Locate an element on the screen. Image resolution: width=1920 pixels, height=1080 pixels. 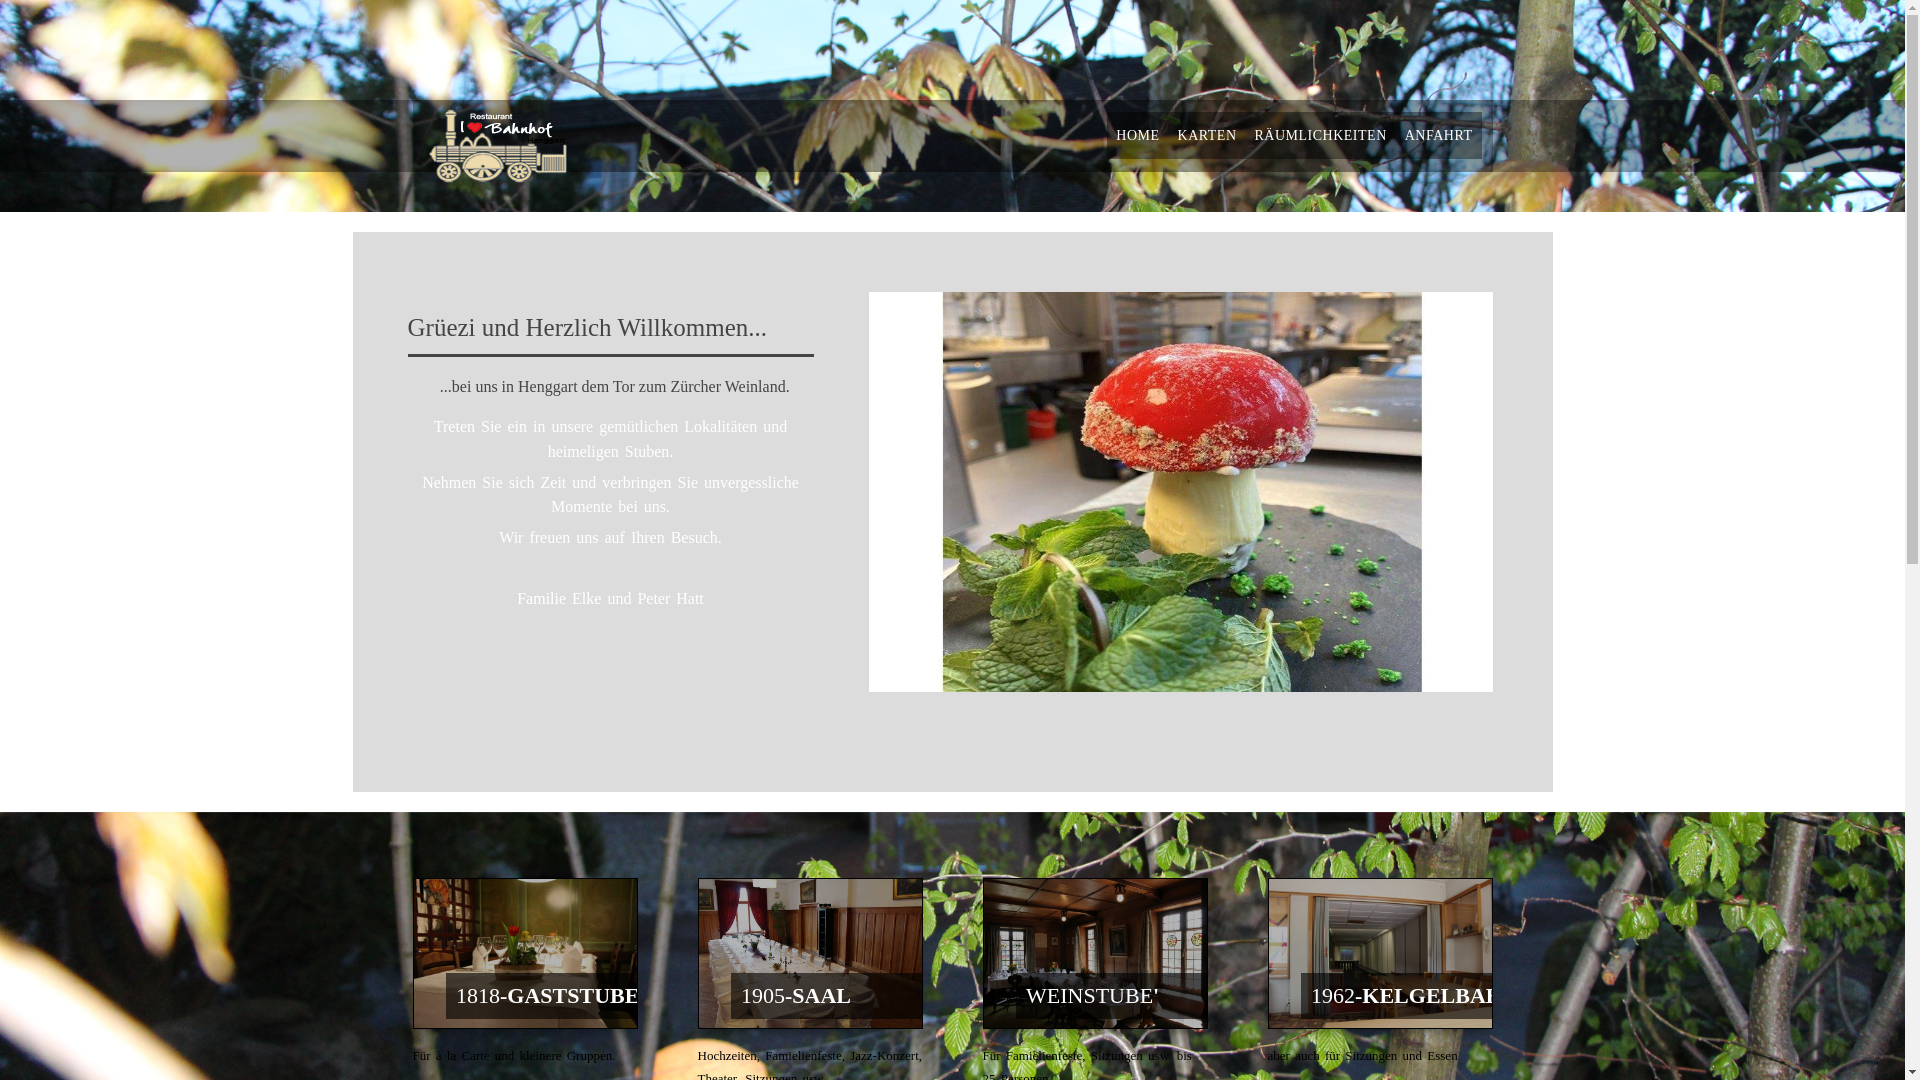
'ANFAHRT' is located at coordinates (1438, 135).